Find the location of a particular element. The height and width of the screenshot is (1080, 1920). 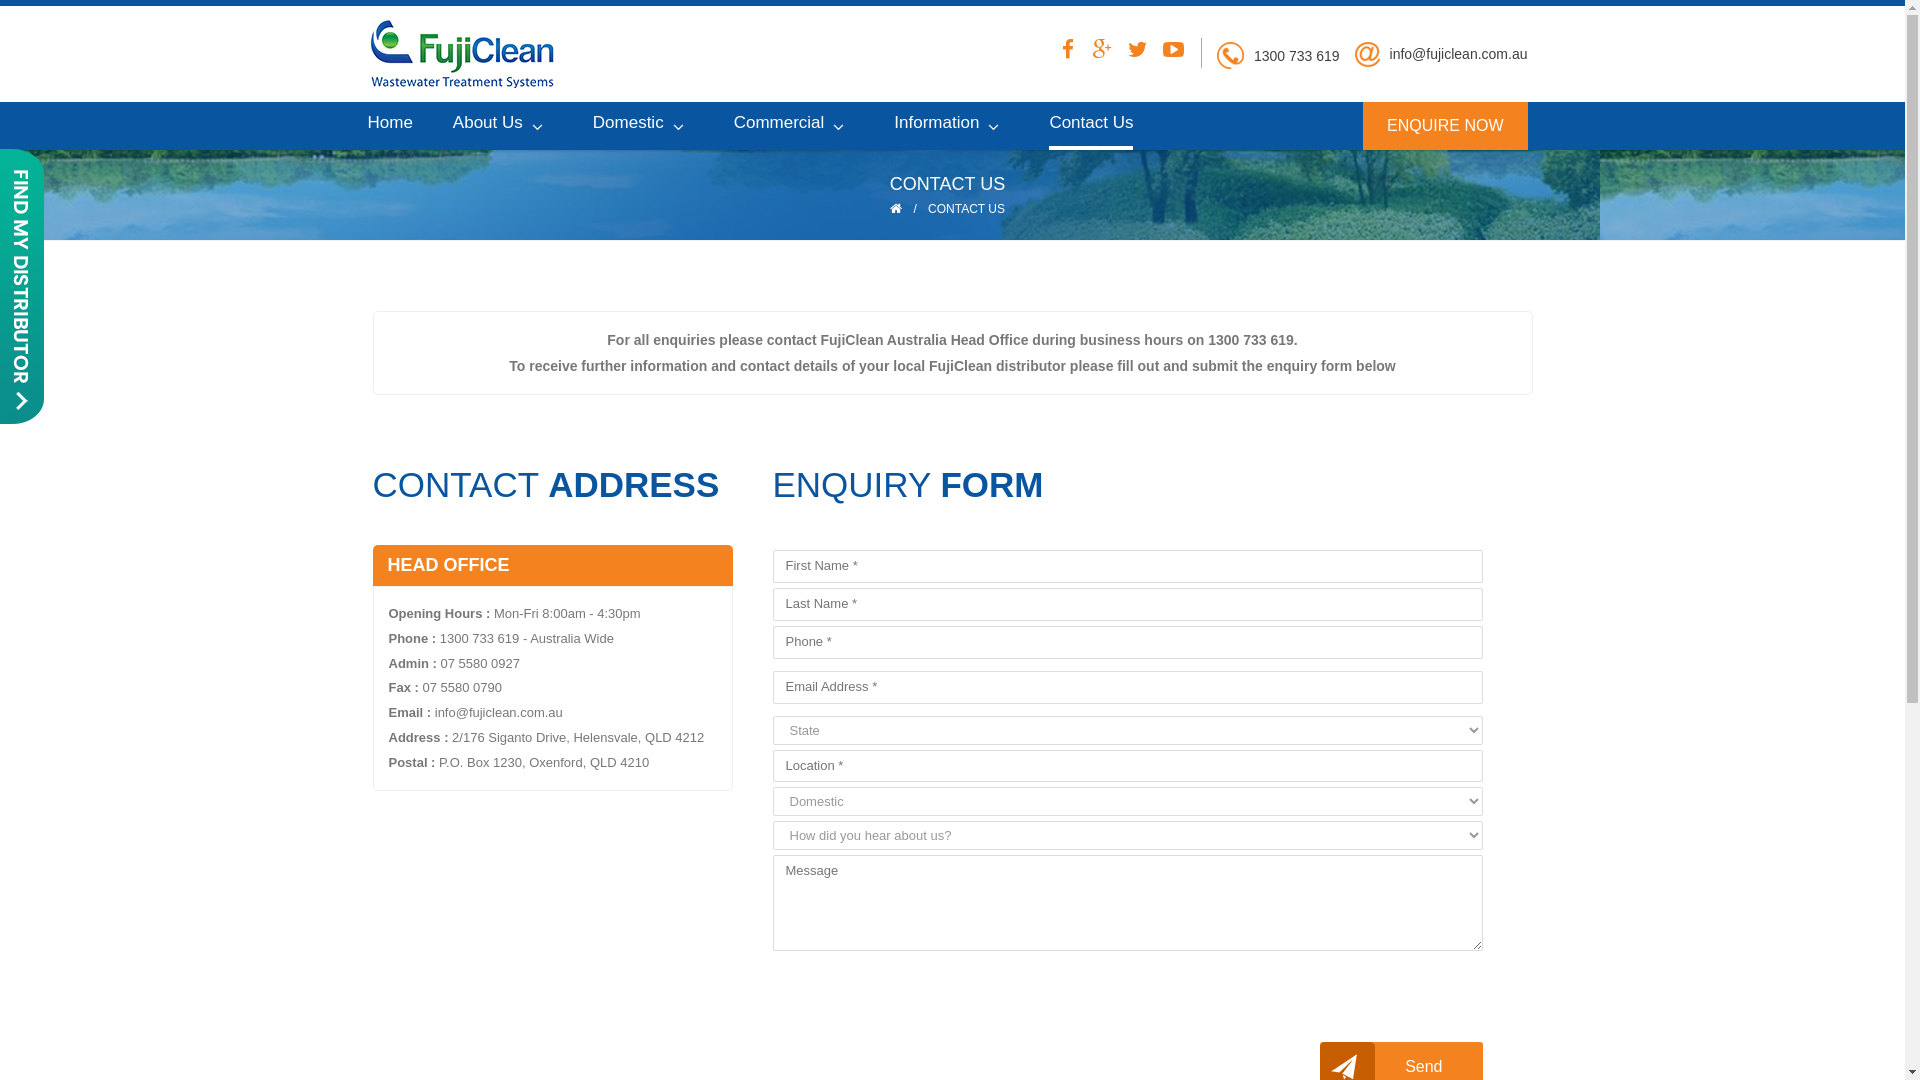

'Google+' is located at coordinates (1084, 52).